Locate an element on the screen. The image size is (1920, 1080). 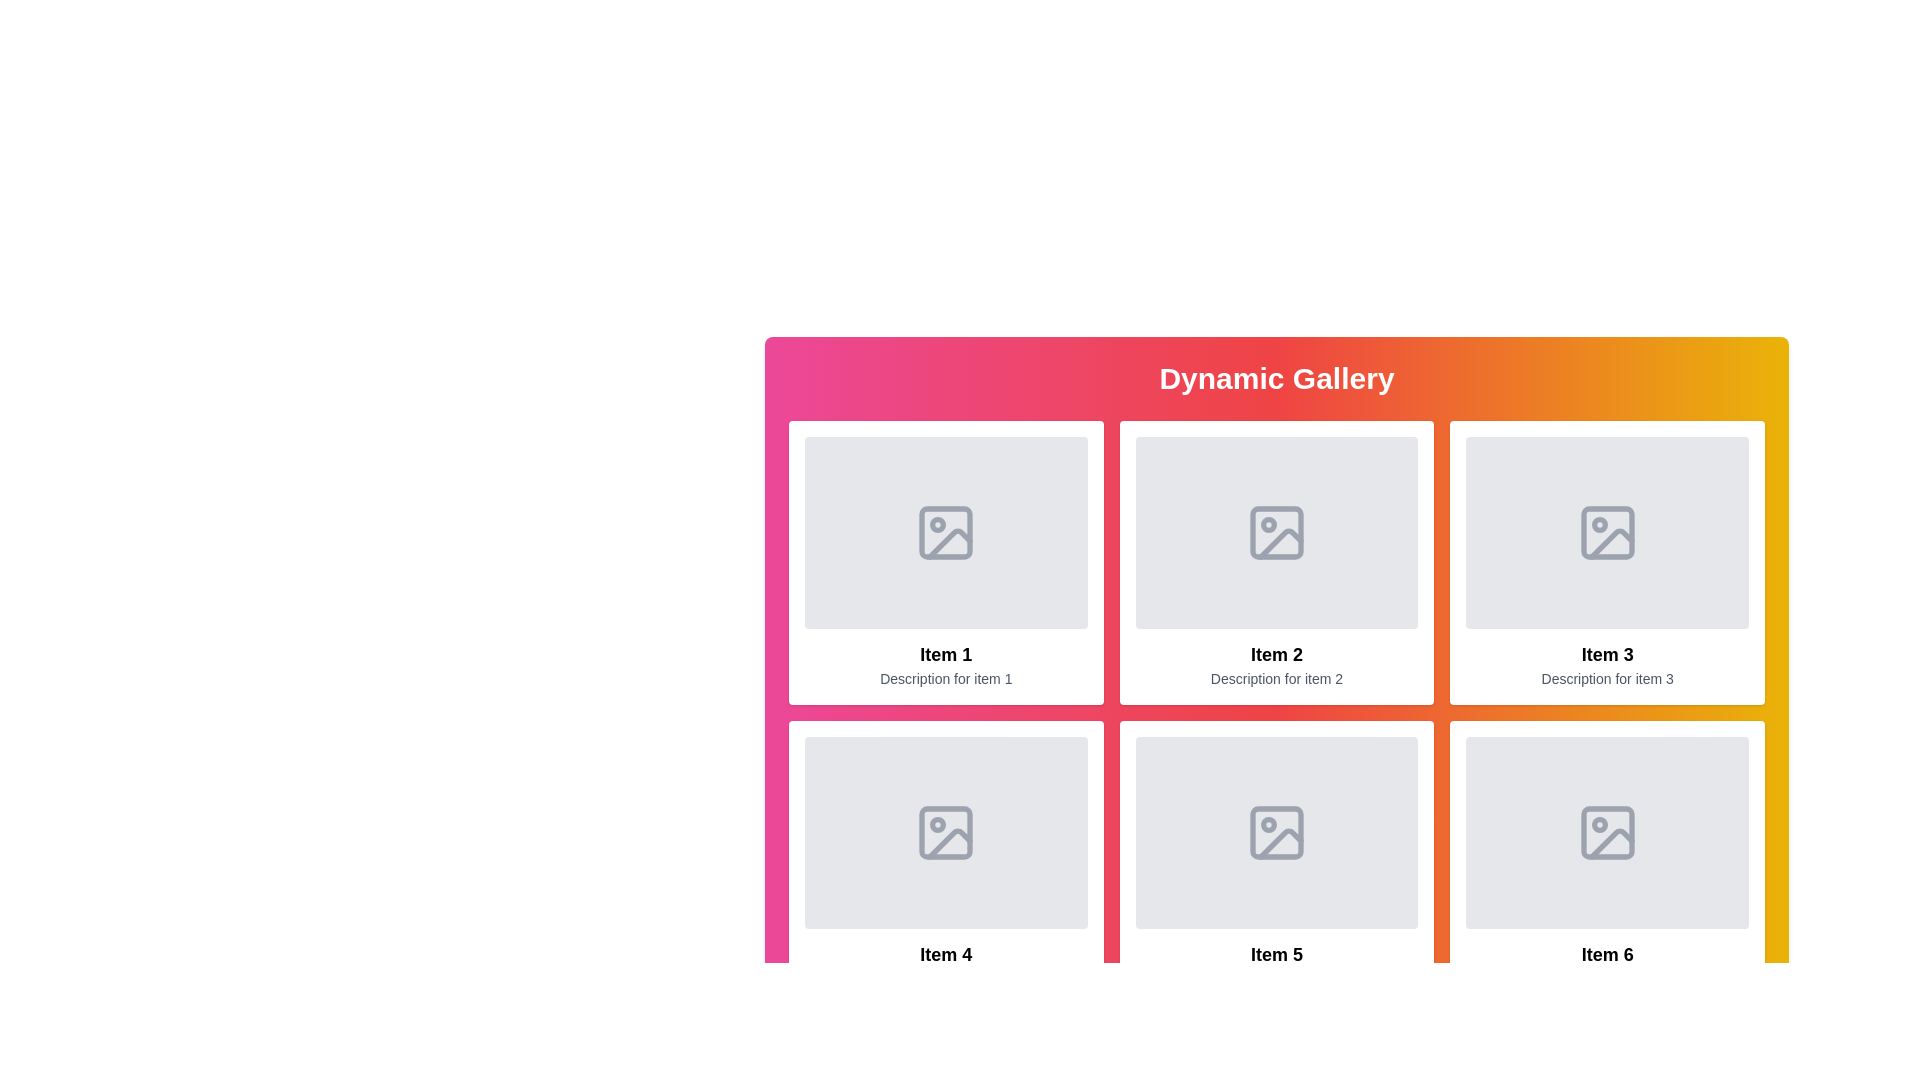
the graphical icon part representing the image placeholder in the first cell of the gallery's top row, labeled 'Item 1' is located at coordinates (945, 531).